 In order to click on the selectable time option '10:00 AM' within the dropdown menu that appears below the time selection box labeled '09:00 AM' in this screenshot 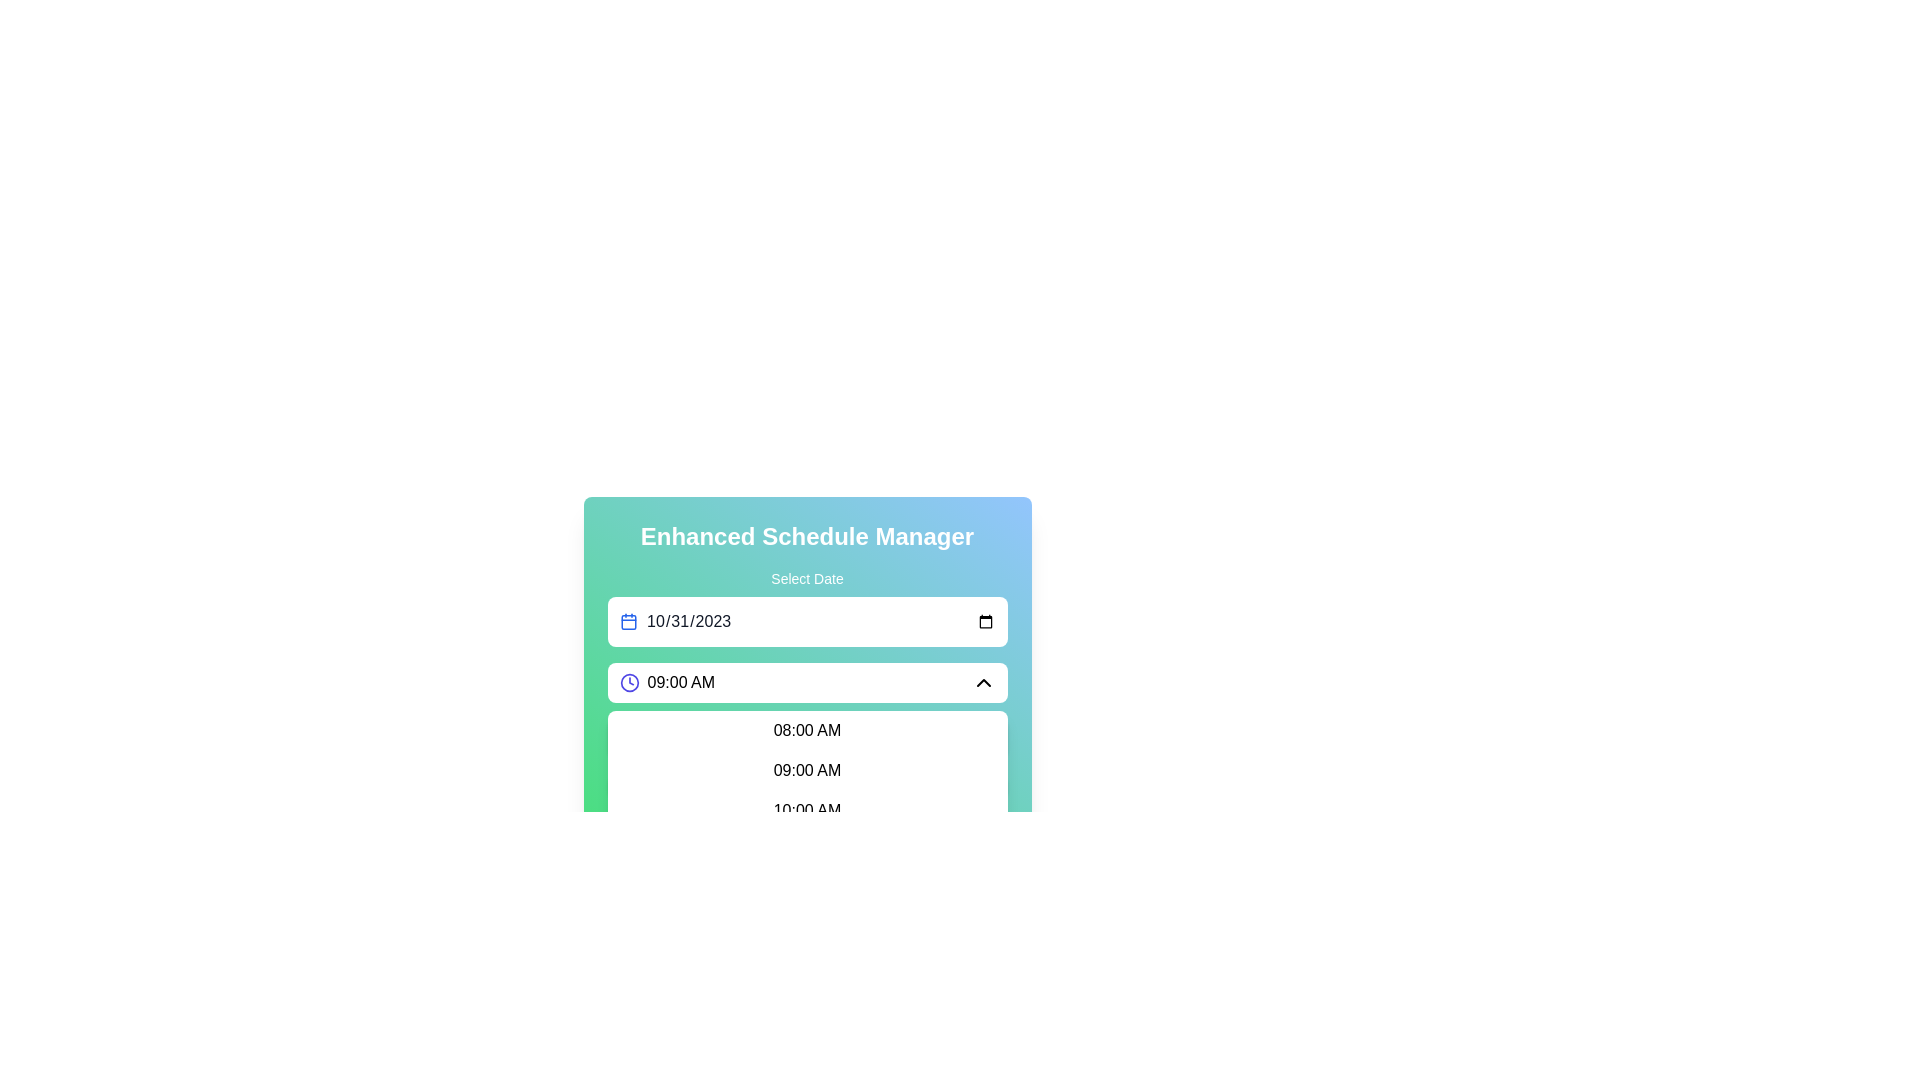, I will do `click(807, 810)`.